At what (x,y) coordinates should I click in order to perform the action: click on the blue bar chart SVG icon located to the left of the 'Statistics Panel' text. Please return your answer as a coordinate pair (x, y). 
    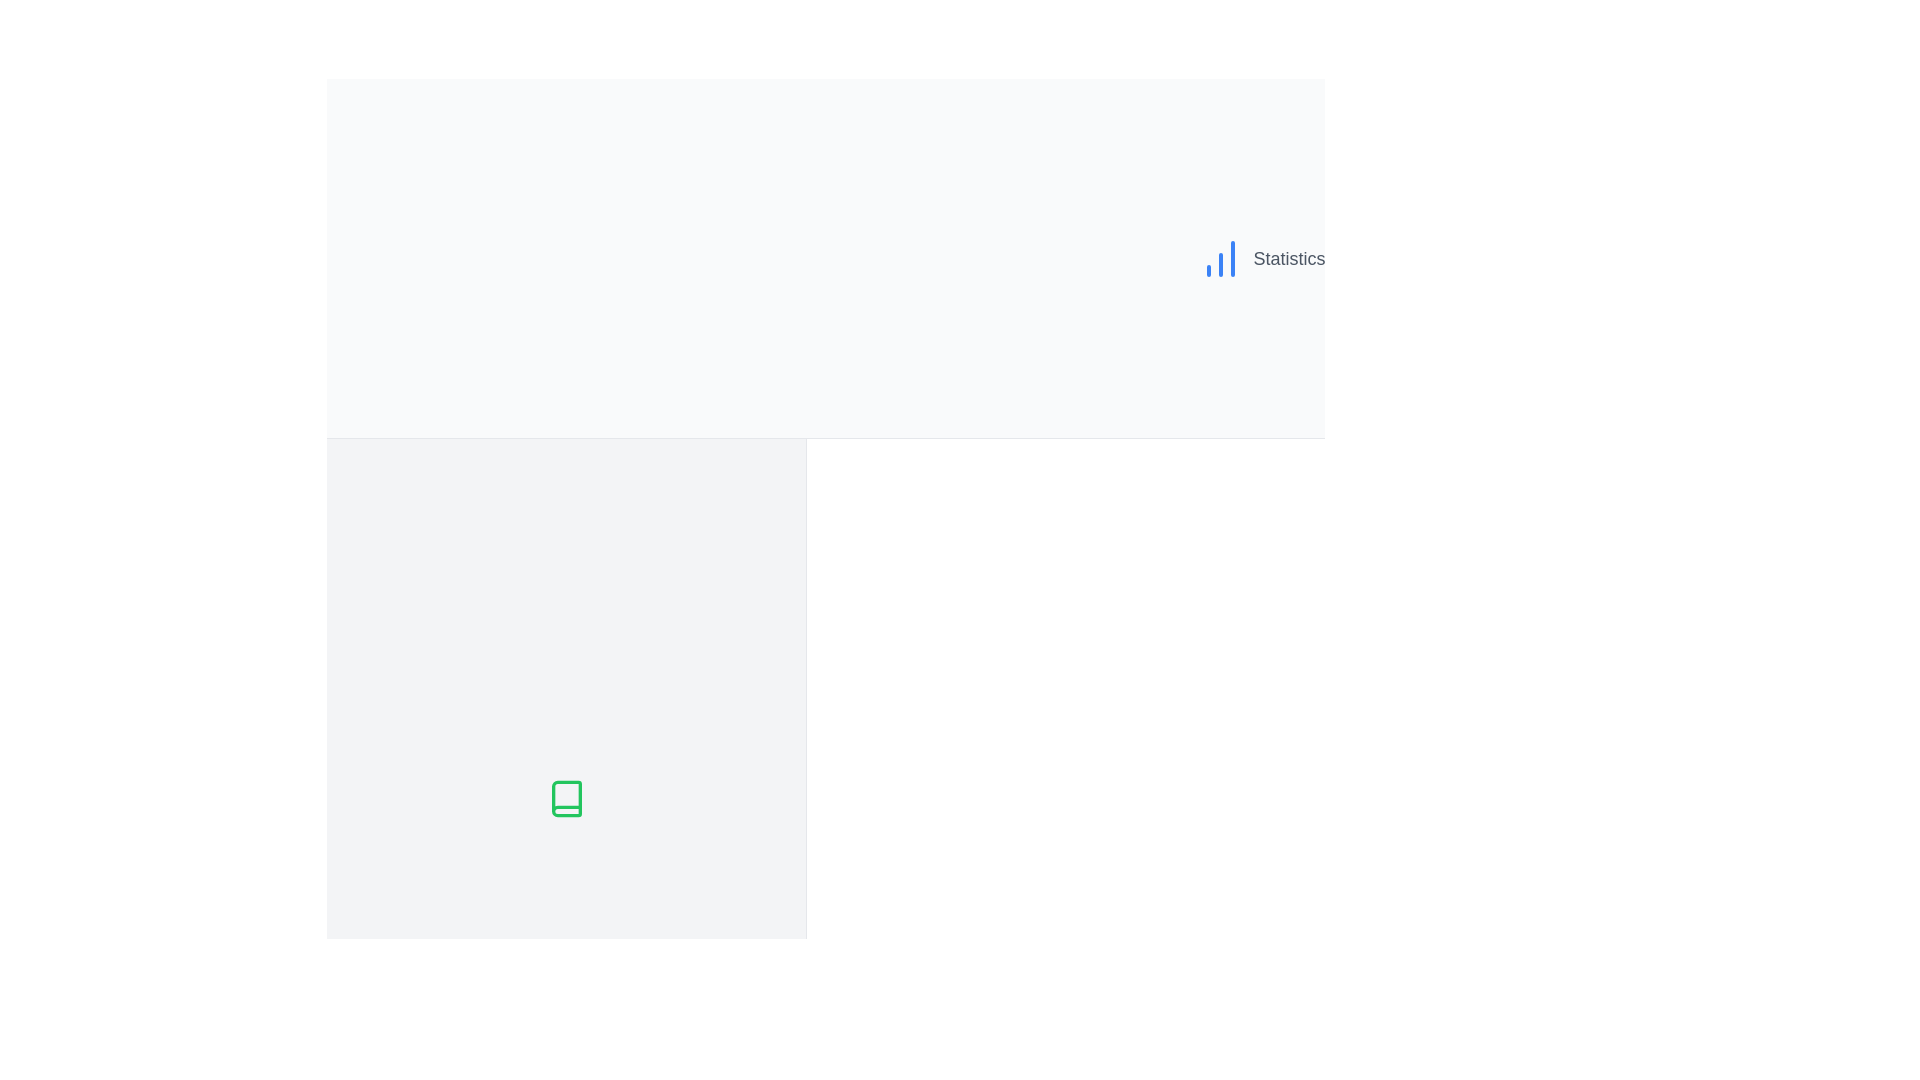
    Looking at the image, I should click on (1220, 257).